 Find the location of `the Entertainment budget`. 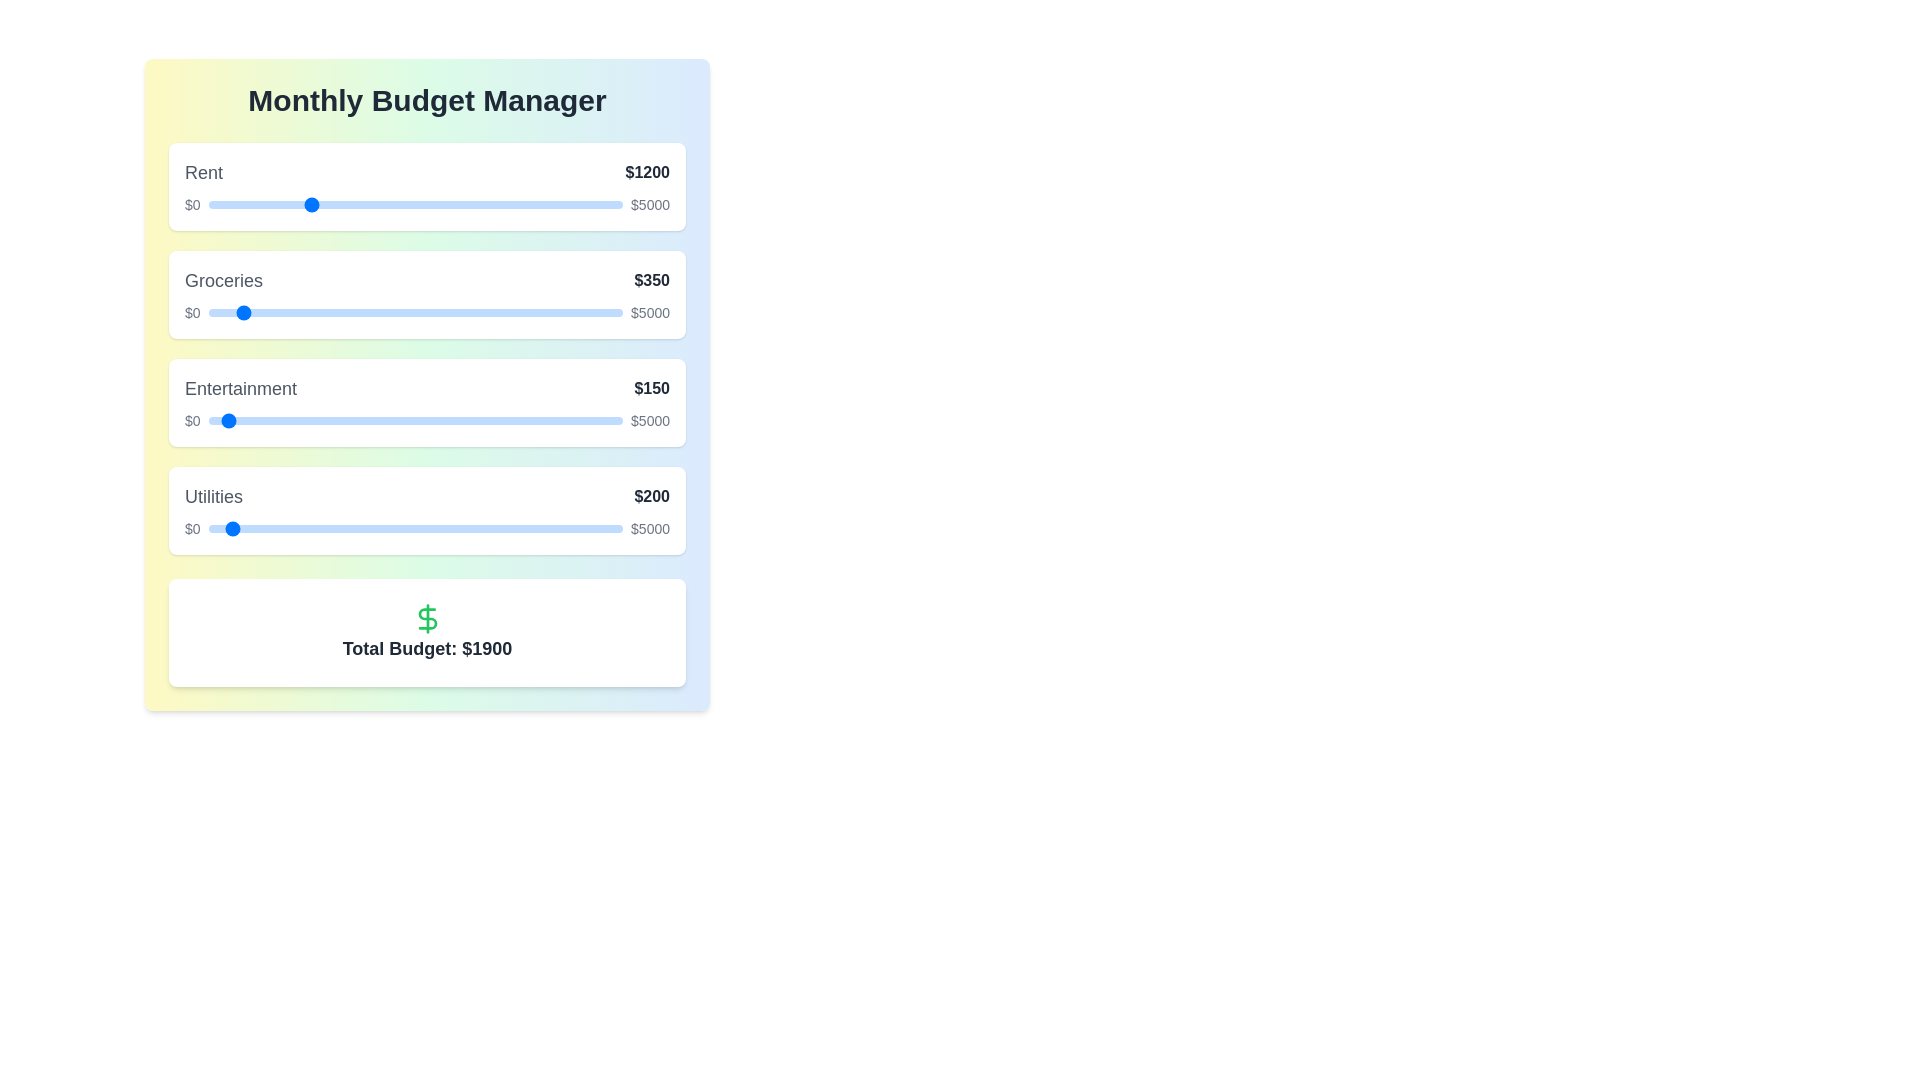

the Entertainment budget is located at coordinates (385, 419).